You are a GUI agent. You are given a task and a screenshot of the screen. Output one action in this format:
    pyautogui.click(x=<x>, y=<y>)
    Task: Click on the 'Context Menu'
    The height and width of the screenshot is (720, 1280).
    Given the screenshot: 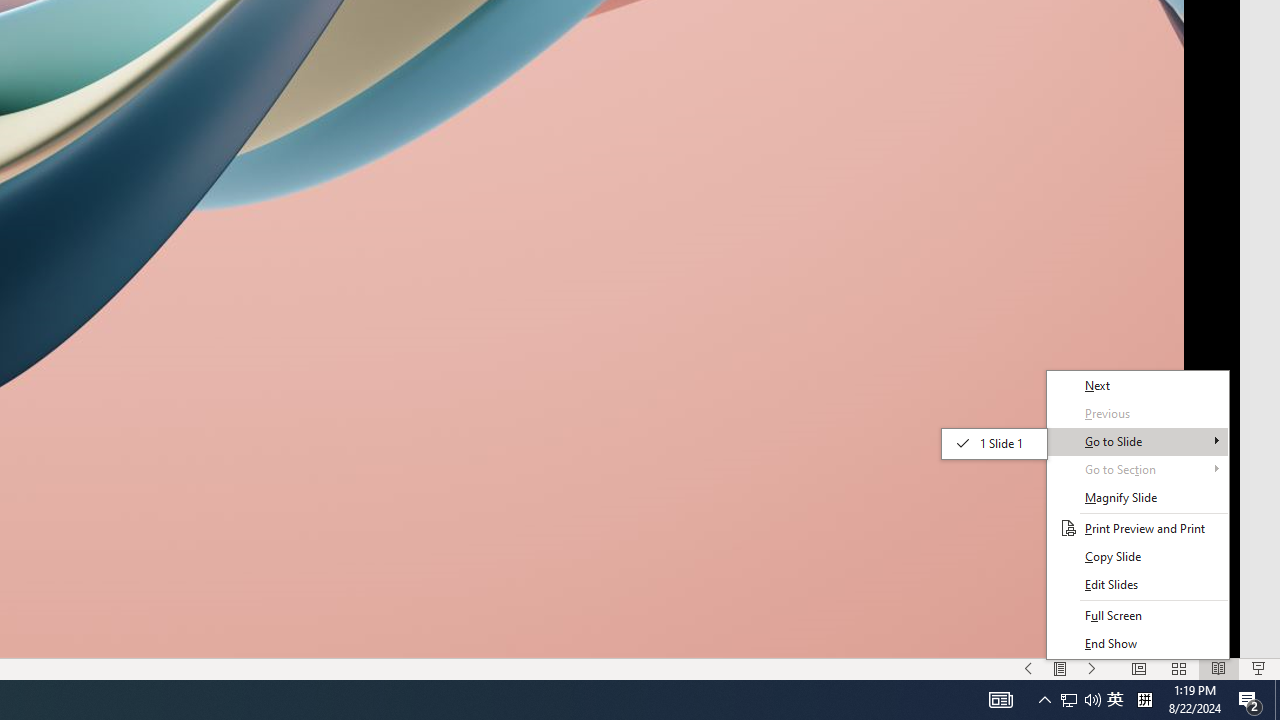 What is the action you would take?
    pyautogui.click(x=1137, y=514)
    